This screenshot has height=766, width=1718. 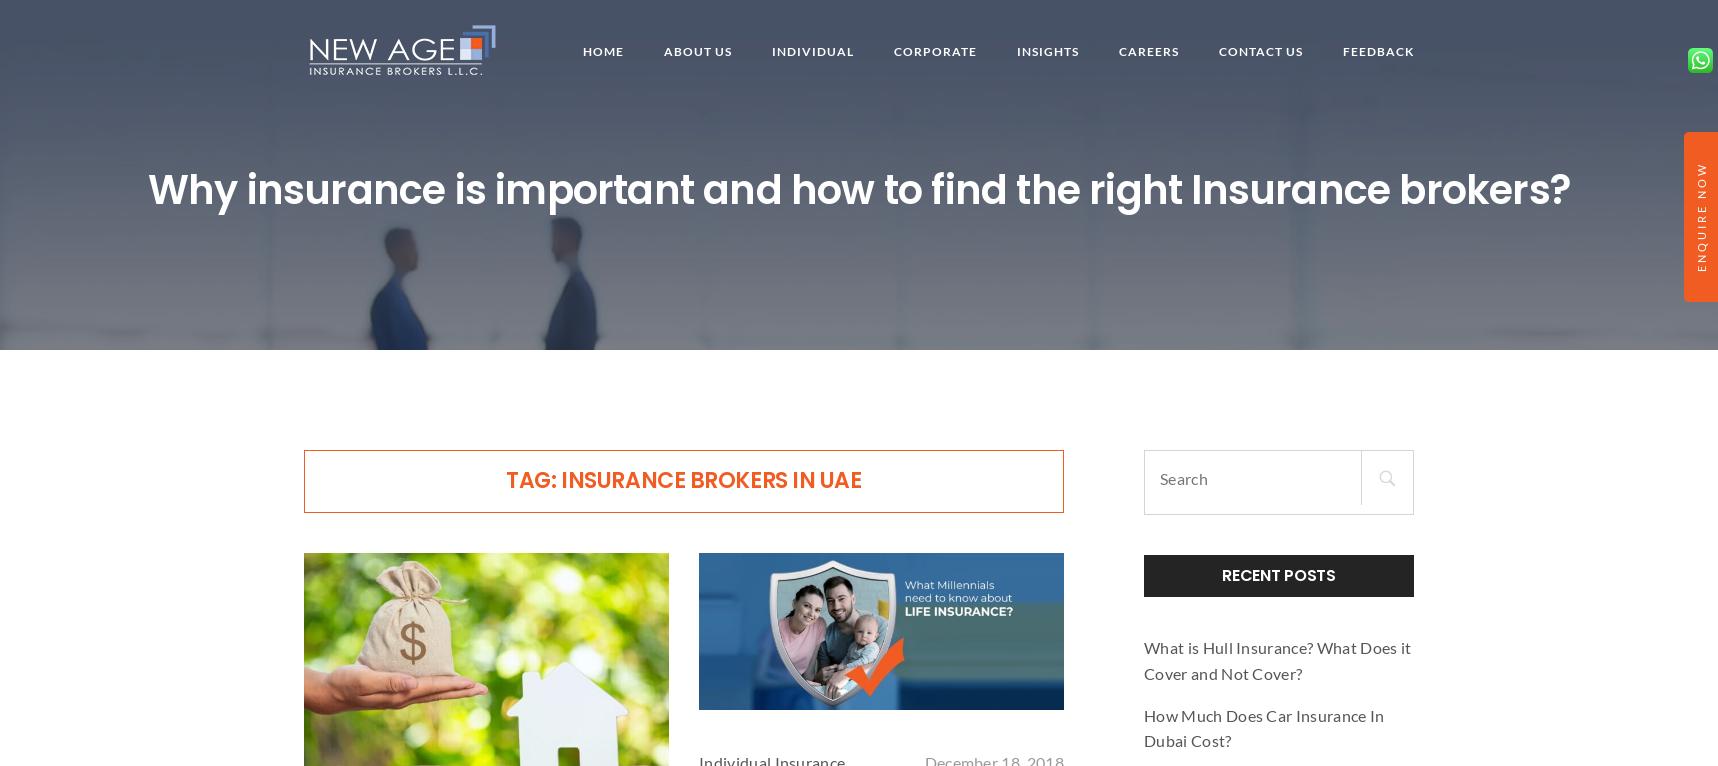 I want to click on 'Recent Posts', so click(x=1221, y=574).